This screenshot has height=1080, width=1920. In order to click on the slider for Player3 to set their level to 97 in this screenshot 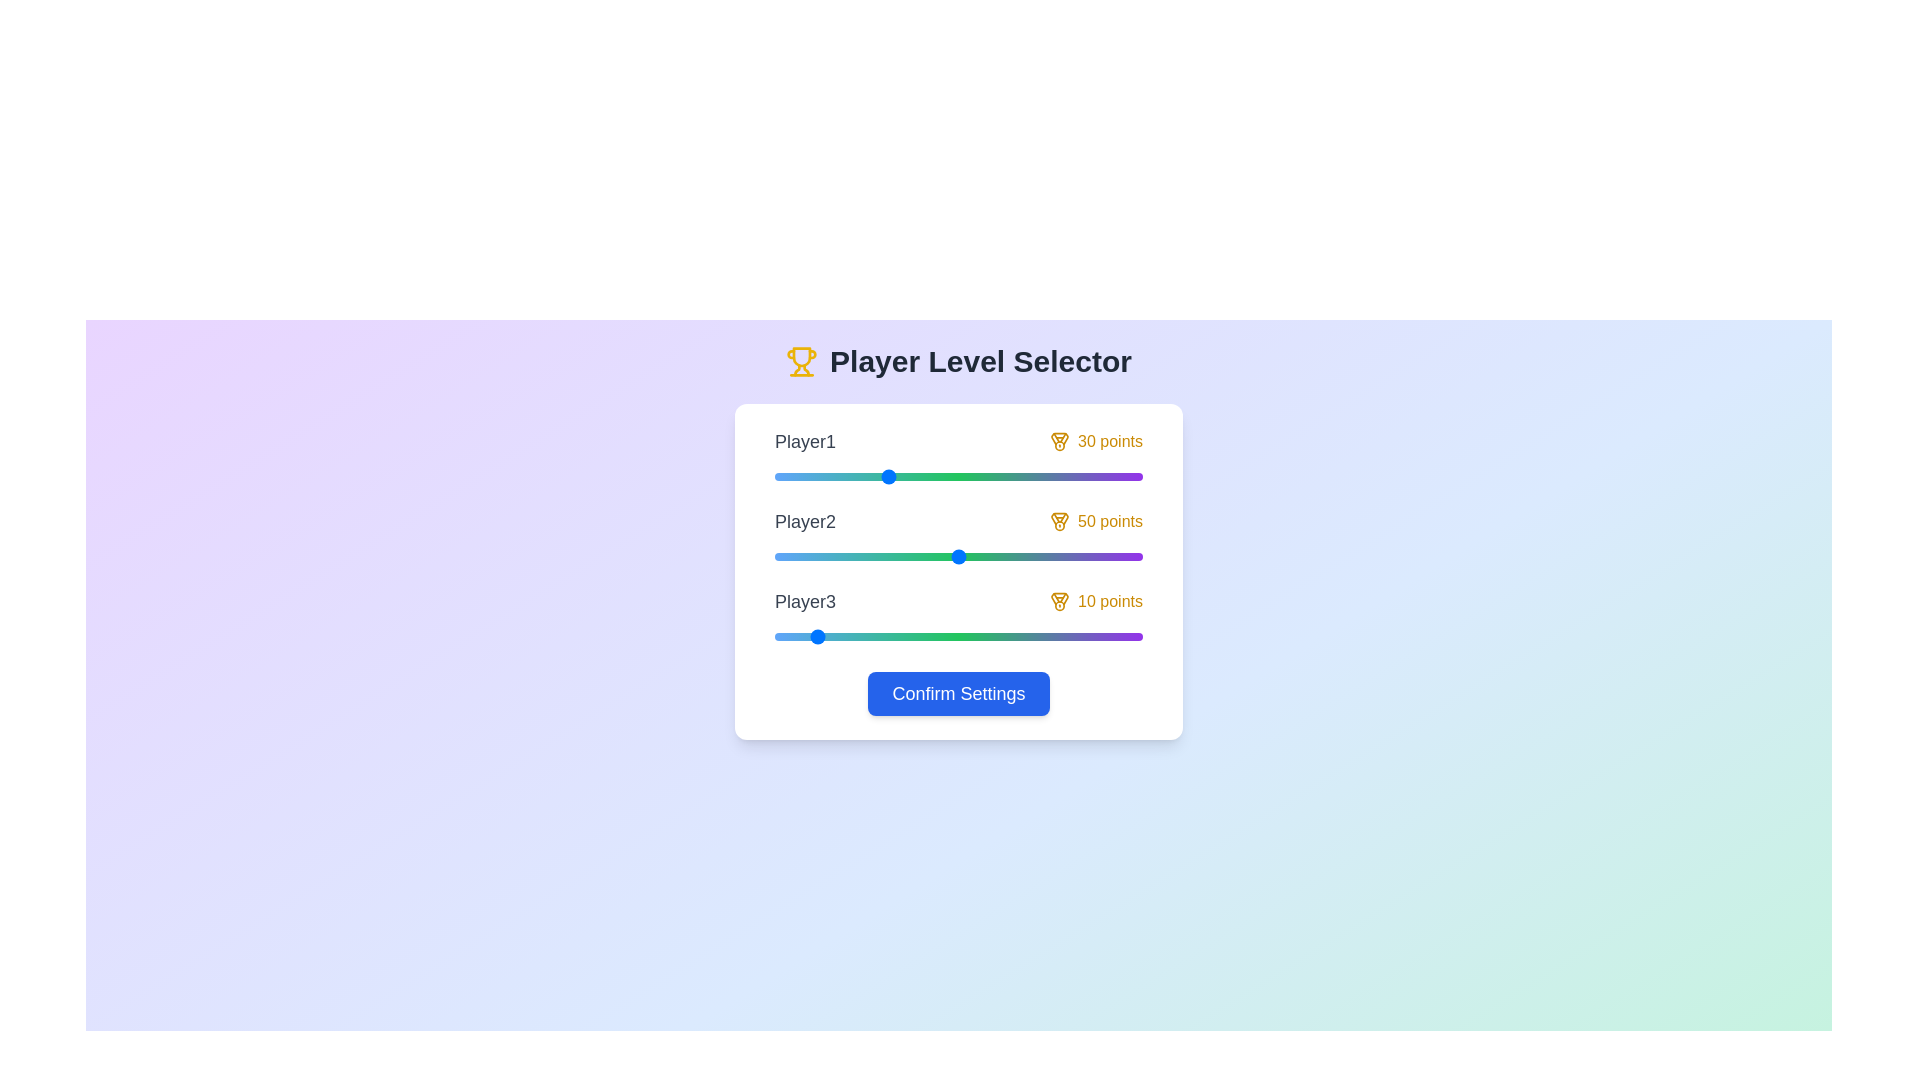, I will do `click(1132, 636)`.